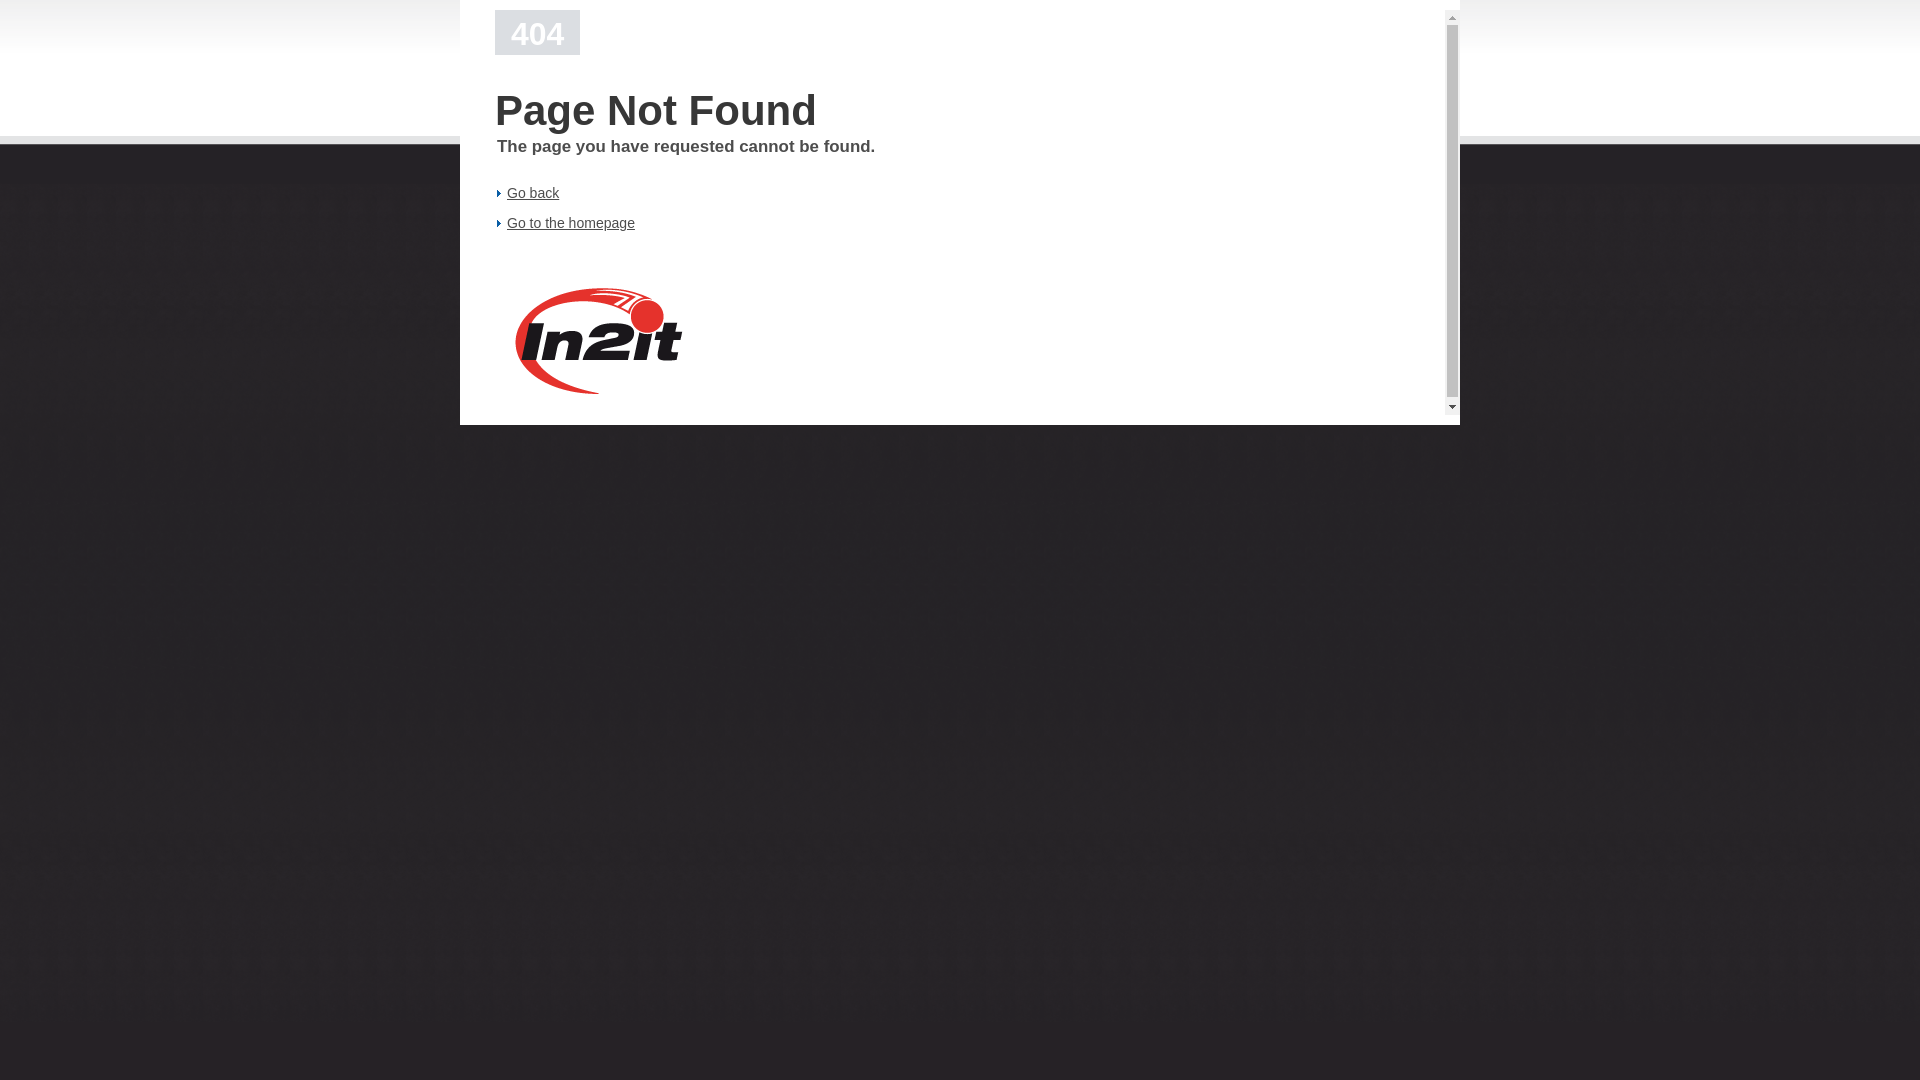 The width and height of the screenshot is (1920, 1080). What do you see at coordinates (532, 192) in the screenshot?
I see `'Go back'` at bounding box center [532, 192].